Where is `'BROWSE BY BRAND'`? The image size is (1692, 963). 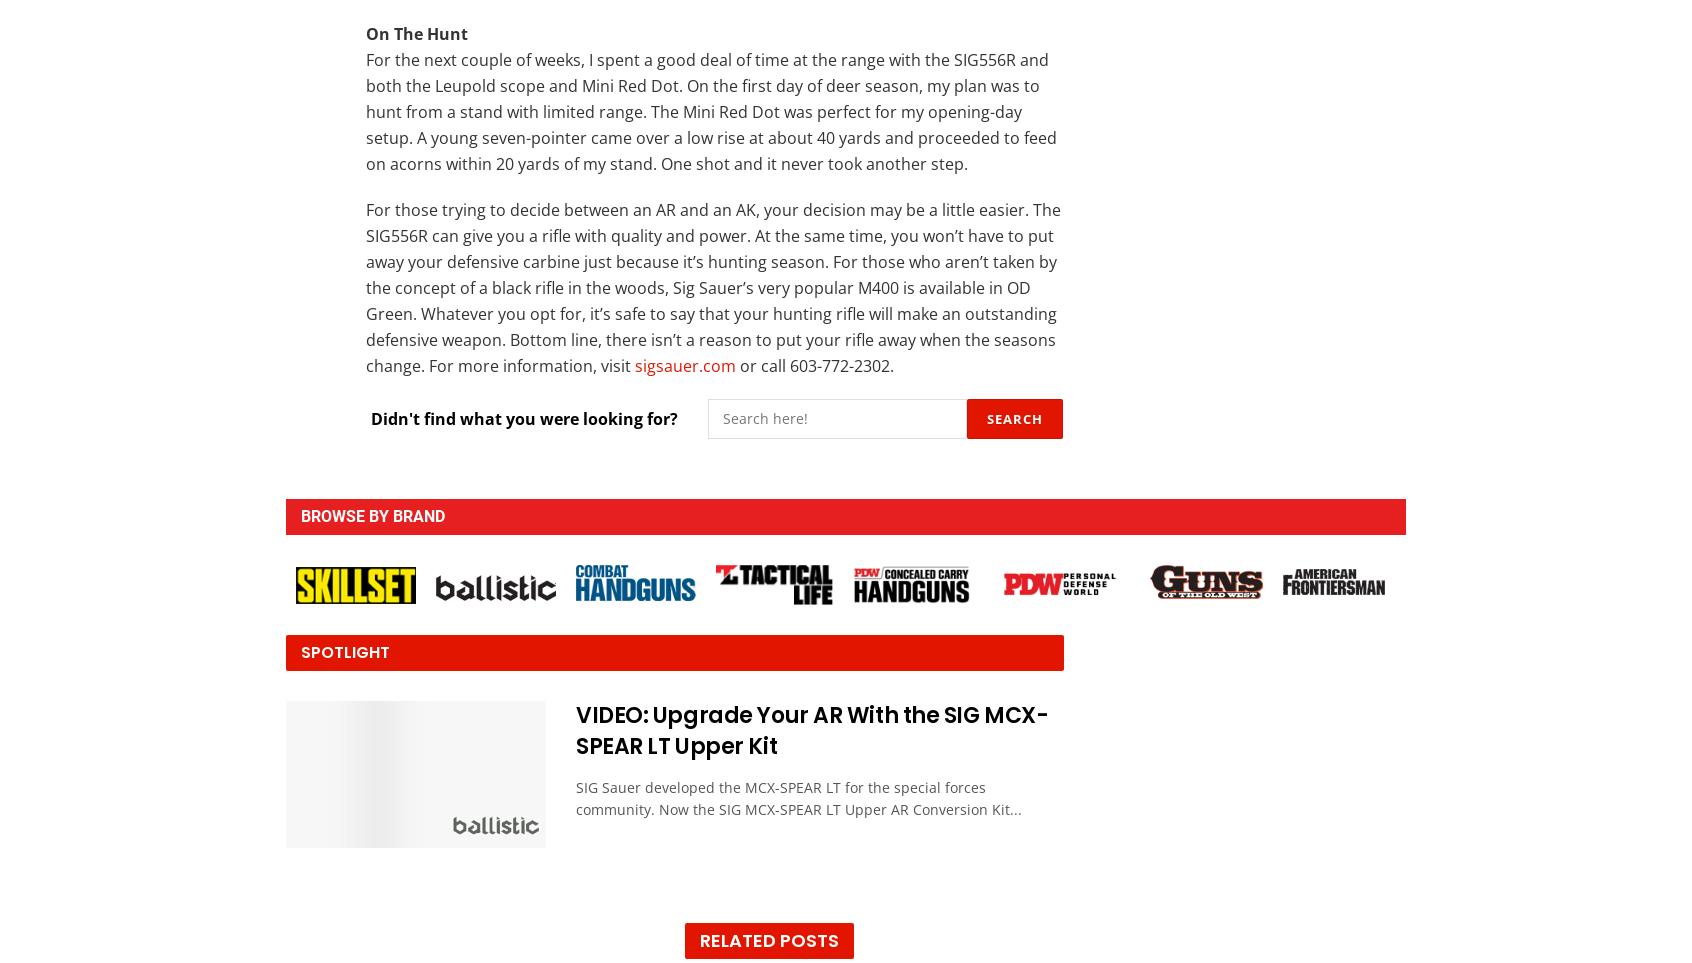 'BROWSE BY BRAND' is located at coordinates (372, 515).